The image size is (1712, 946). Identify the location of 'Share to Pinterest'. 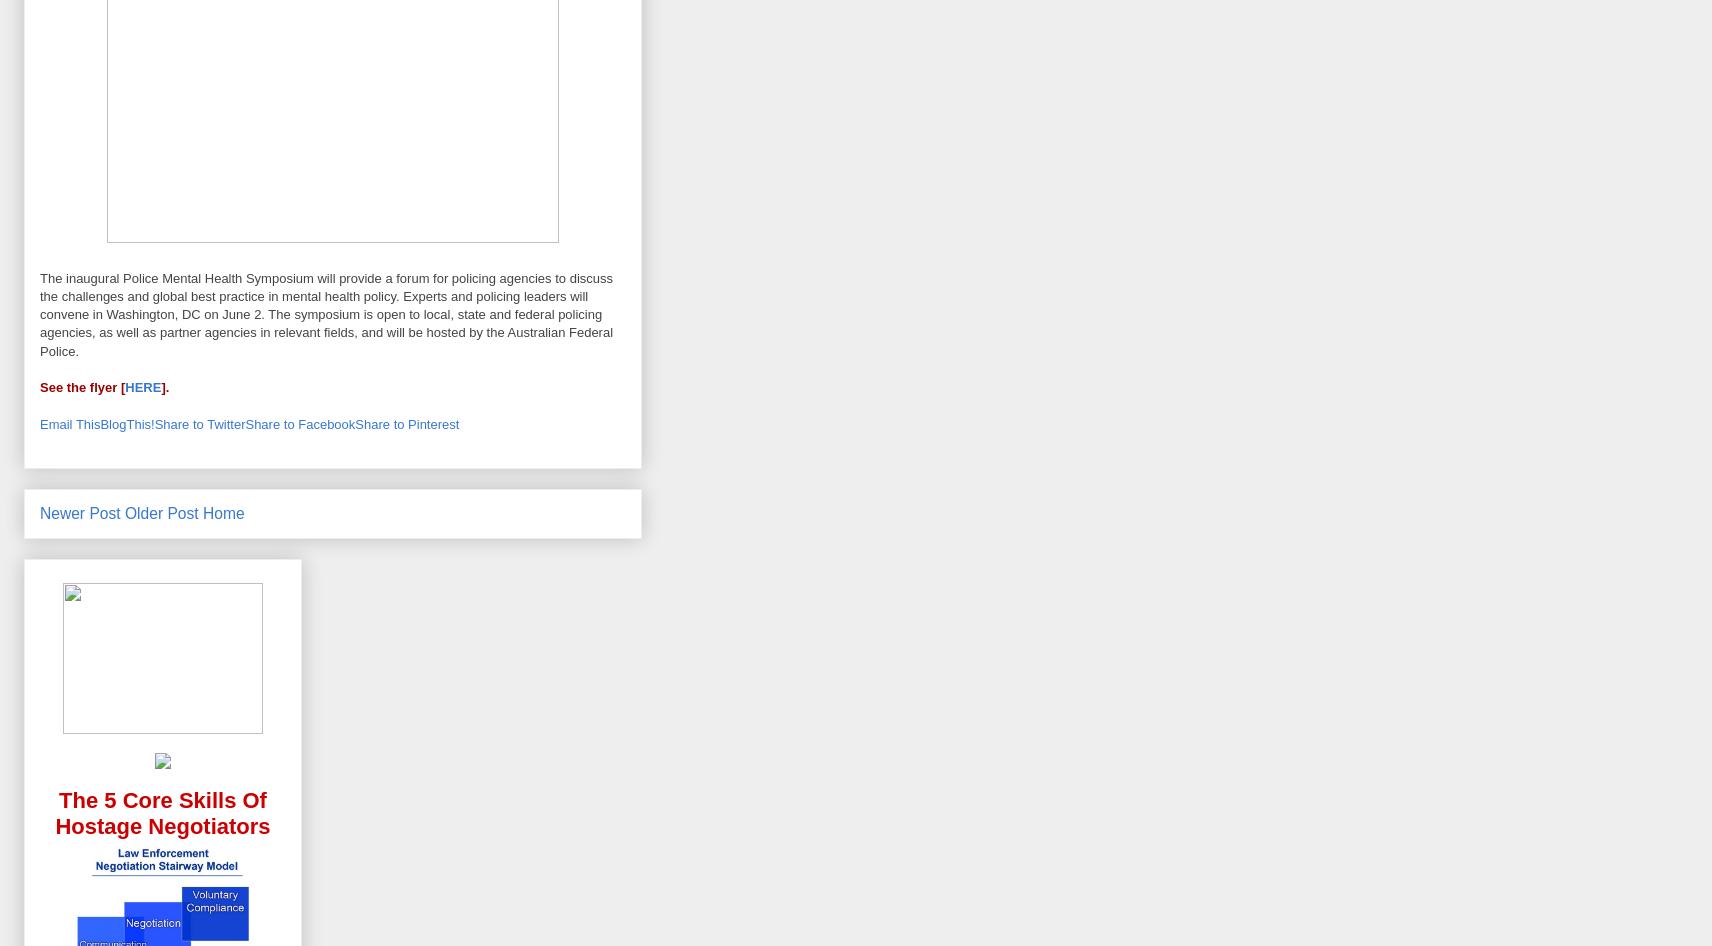
(406, 422).